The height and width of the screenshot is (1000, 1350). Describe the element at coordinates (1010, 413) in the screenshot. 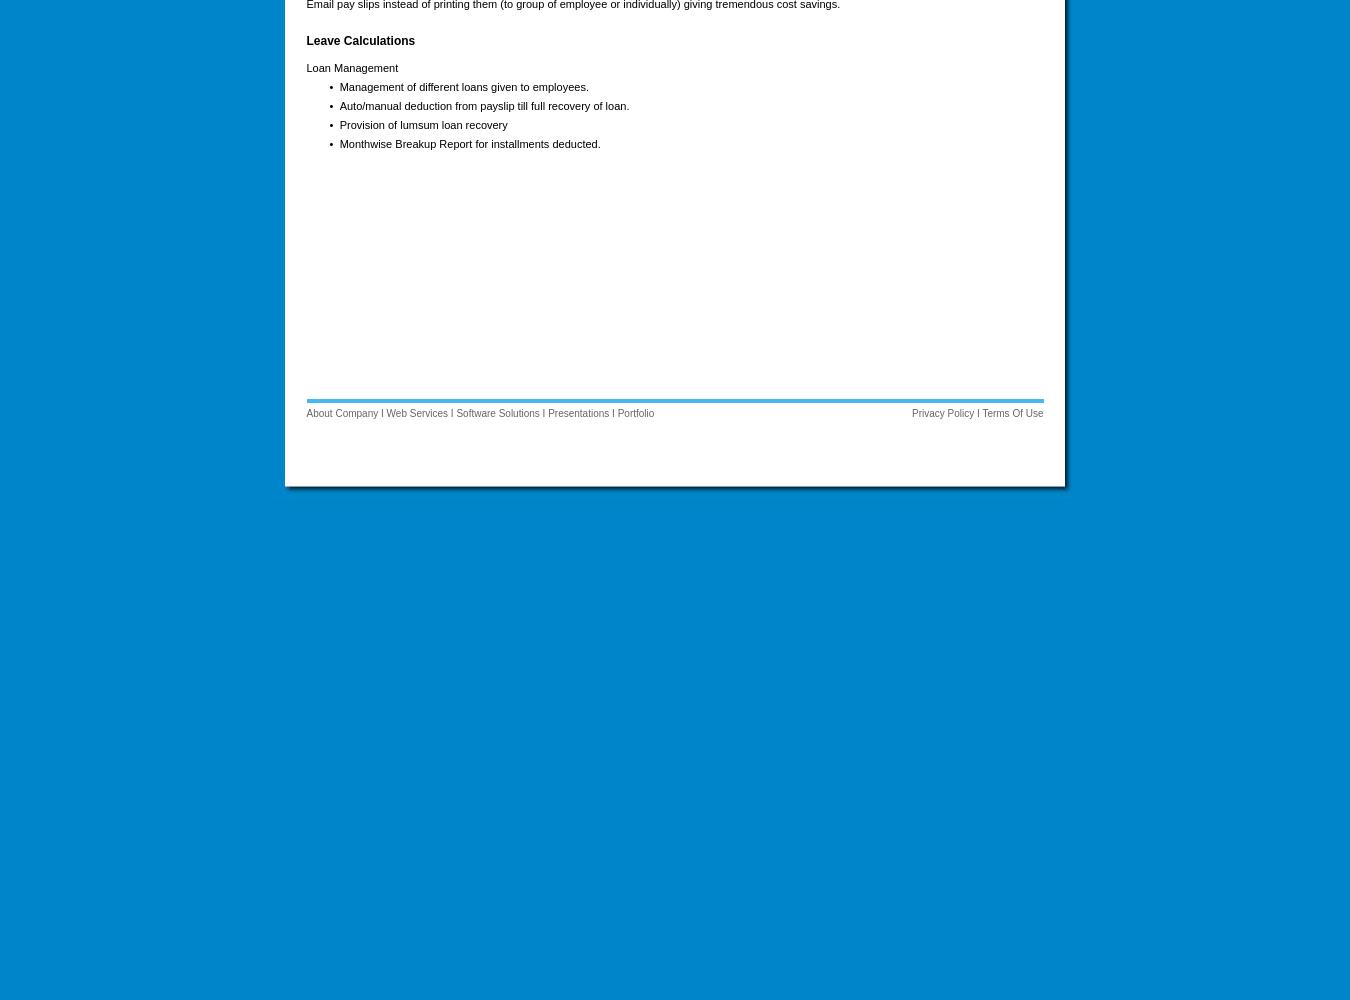

I see `'Terms Of Use'` at that location.